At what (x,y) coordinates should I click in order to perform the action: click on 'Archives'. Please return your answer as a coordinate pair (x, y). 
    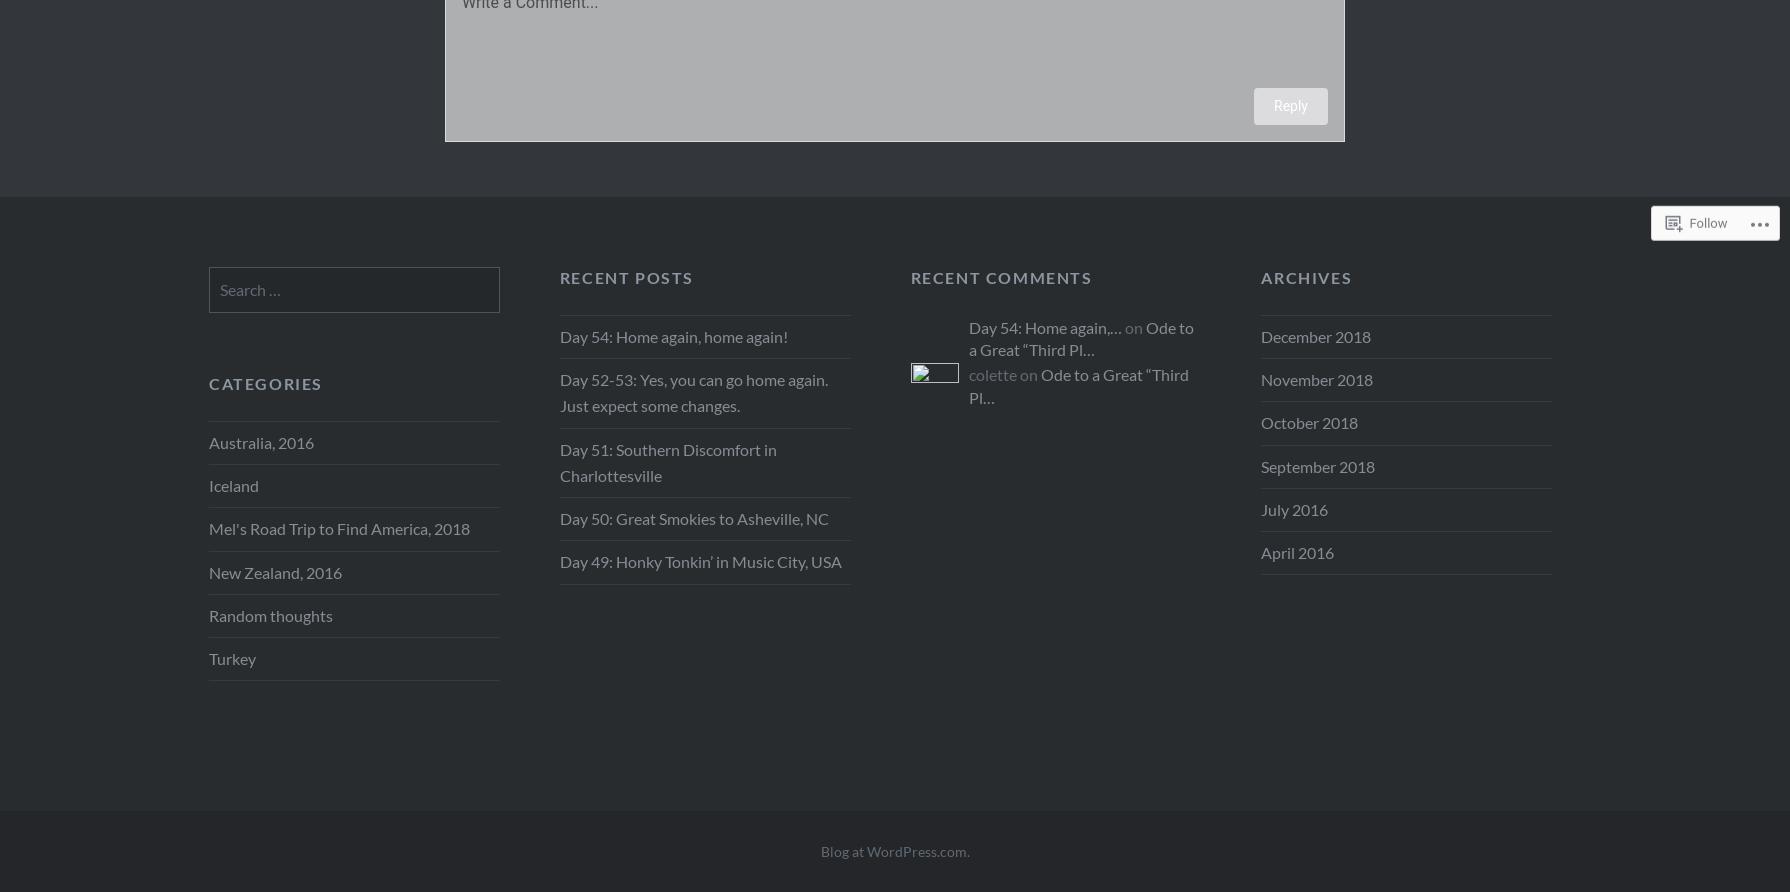
    Looking at the image, I should click on (1306, 277).